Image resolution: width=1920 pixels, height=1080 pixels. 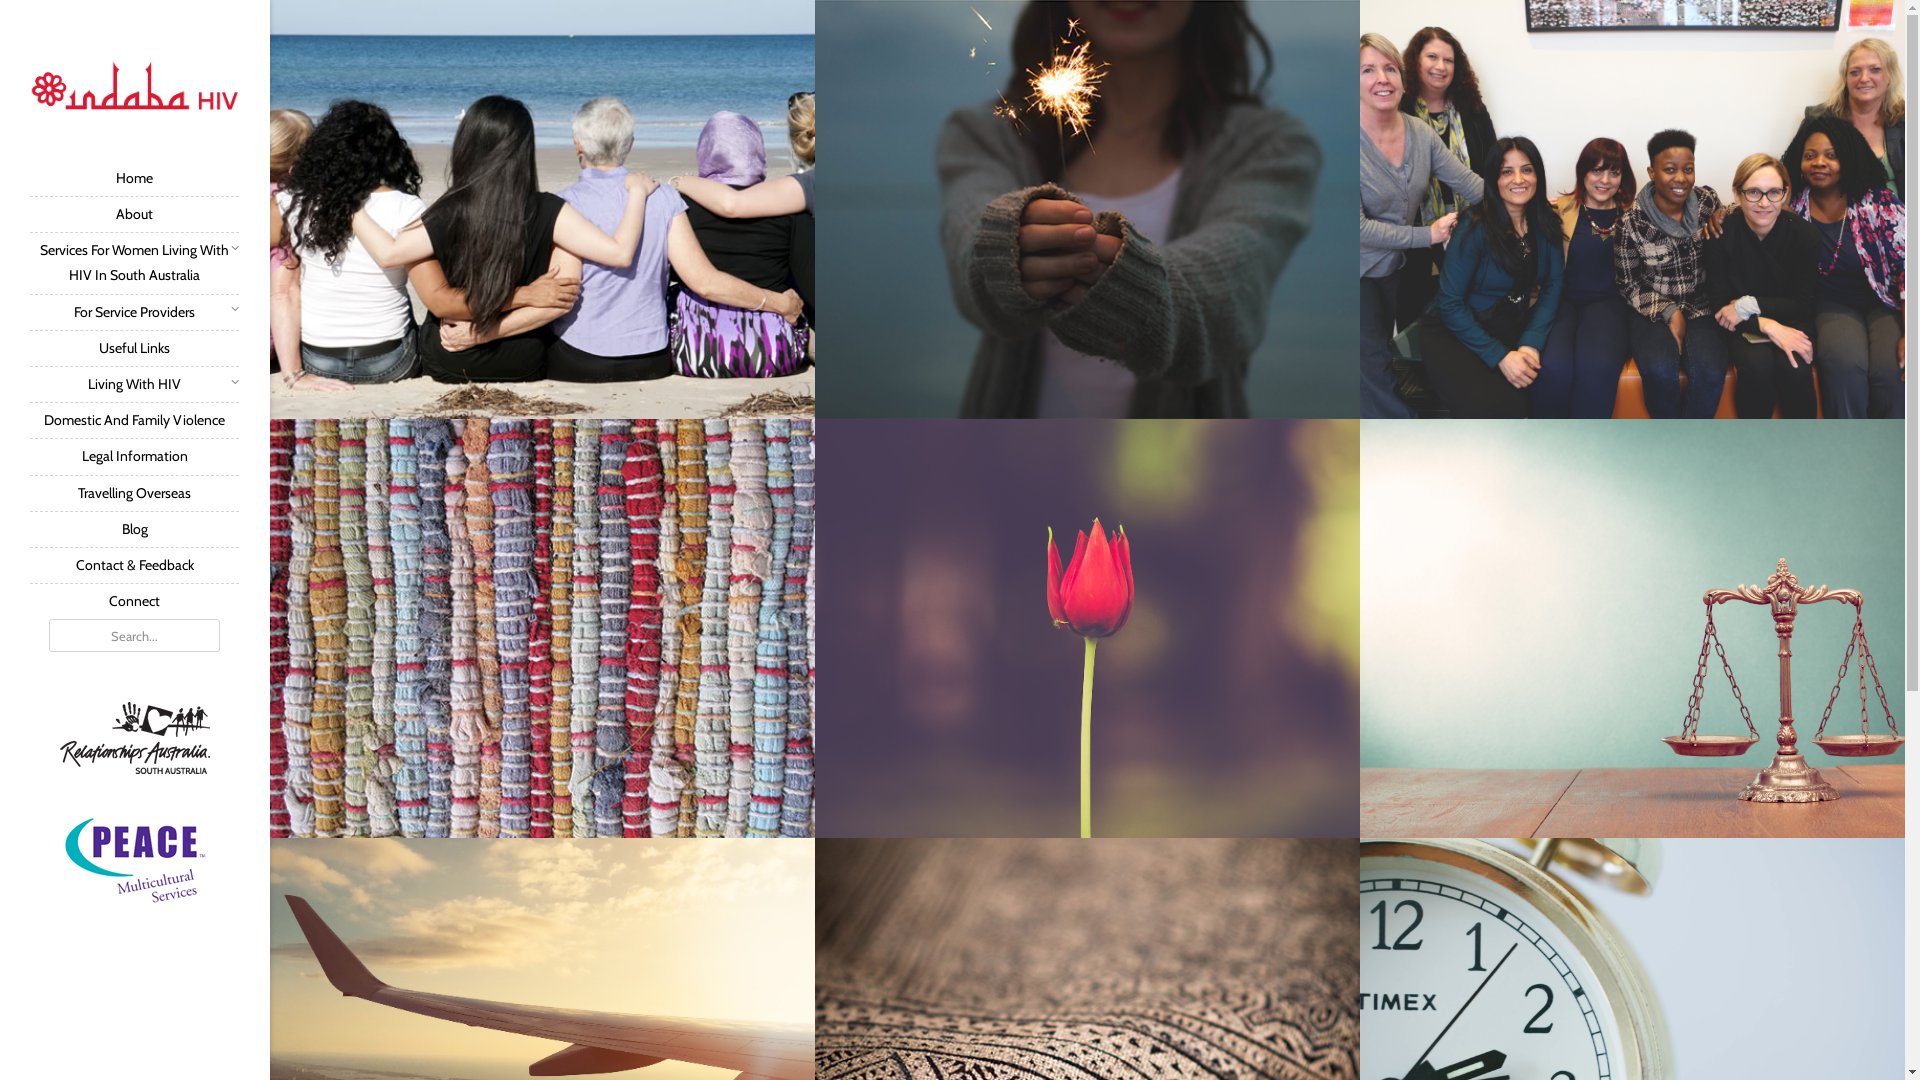 I want to click on 'About', so click(x=133, y=213).